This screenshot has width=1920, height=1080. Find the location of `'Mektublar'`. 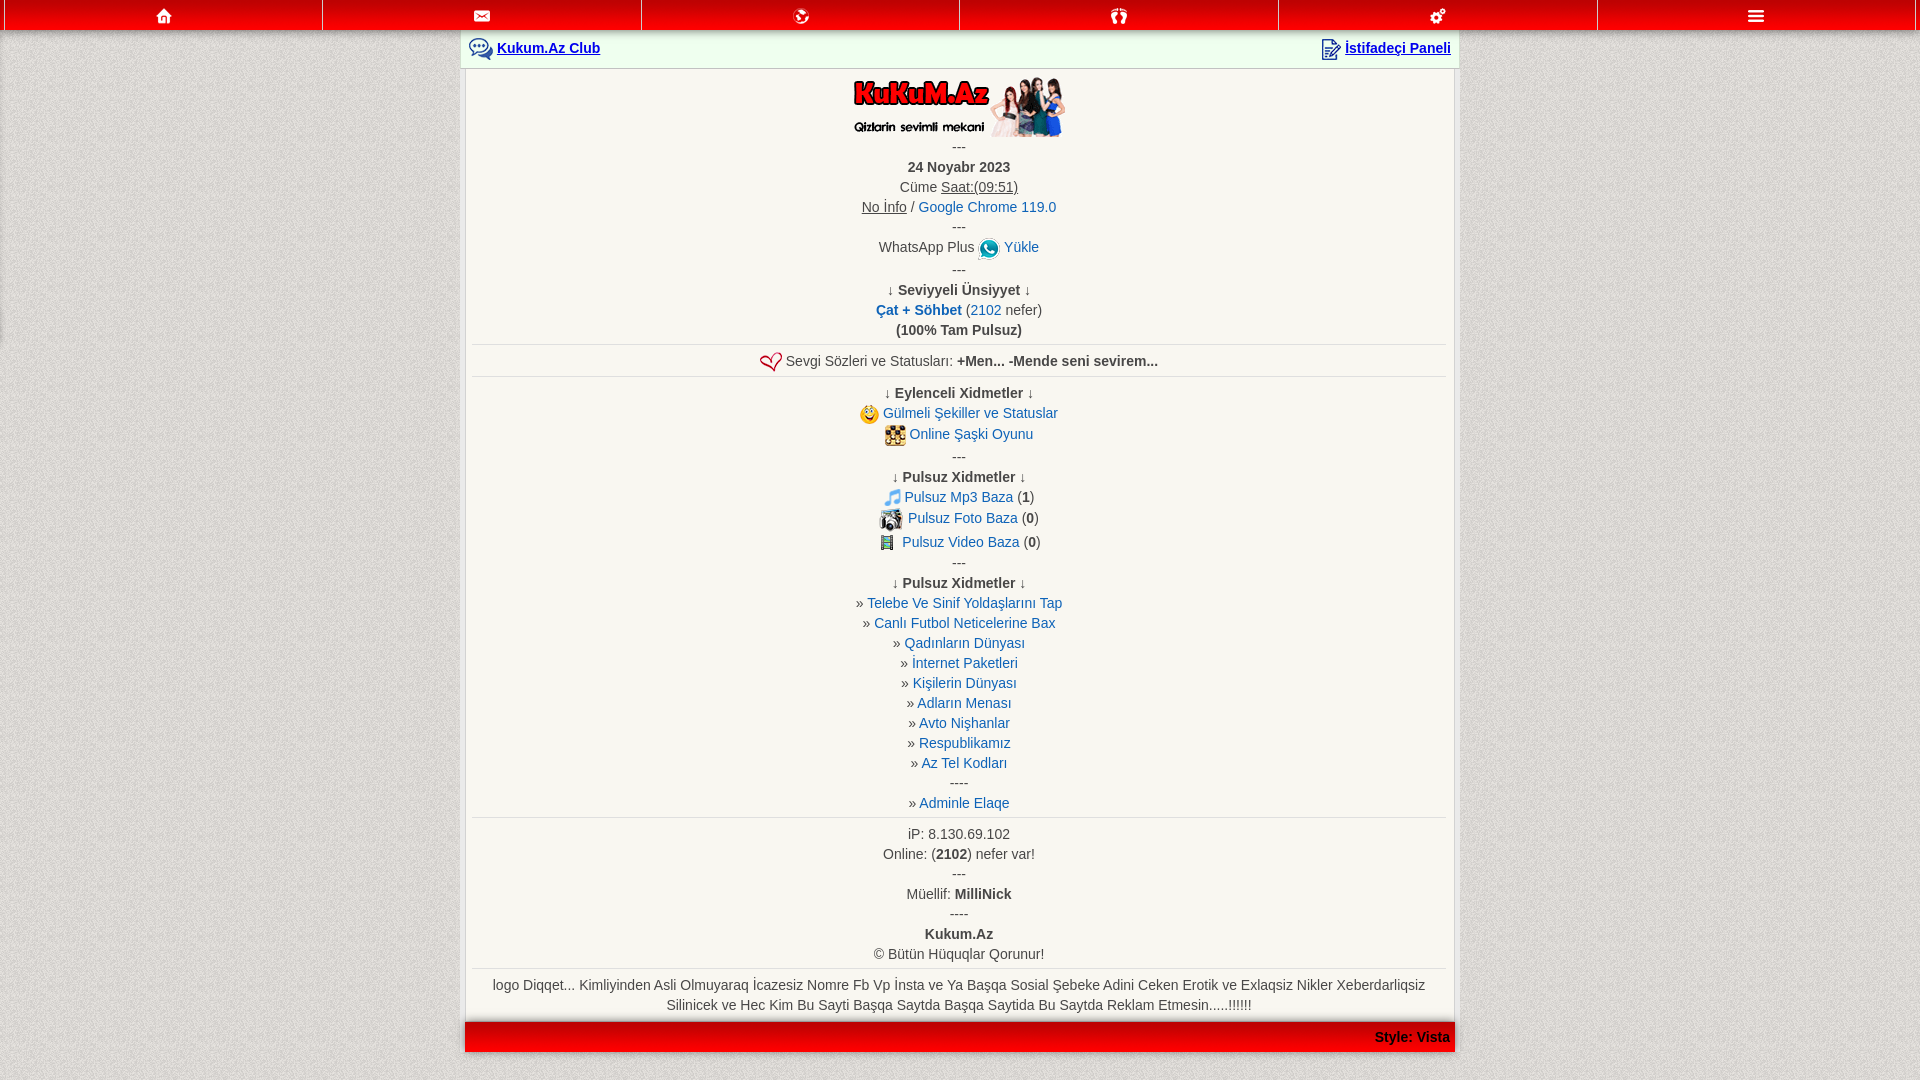

'Mektublar' is located at coordinates (791, 15).